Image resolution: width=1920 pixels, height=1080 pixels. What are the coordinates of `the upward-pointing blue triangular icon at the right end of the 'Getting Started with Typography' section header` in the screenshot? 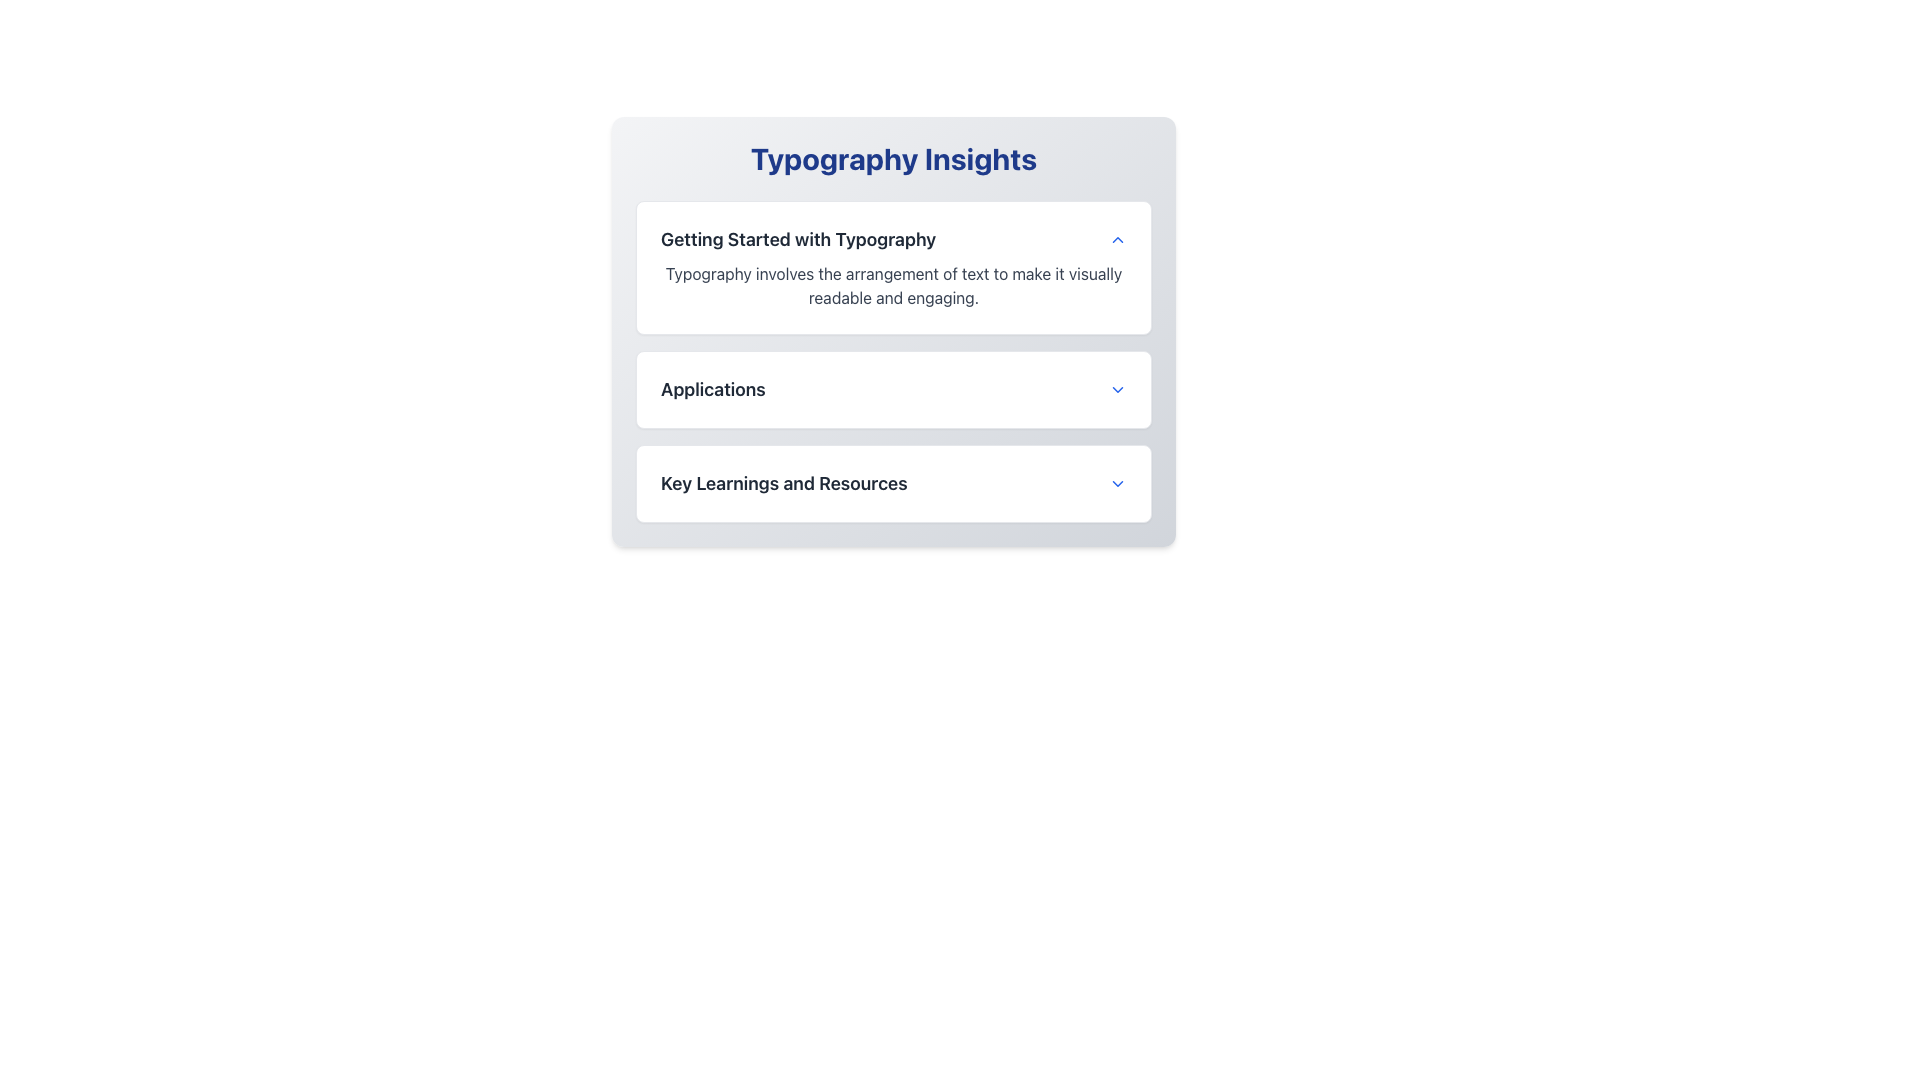 It's located at (1117, 238).